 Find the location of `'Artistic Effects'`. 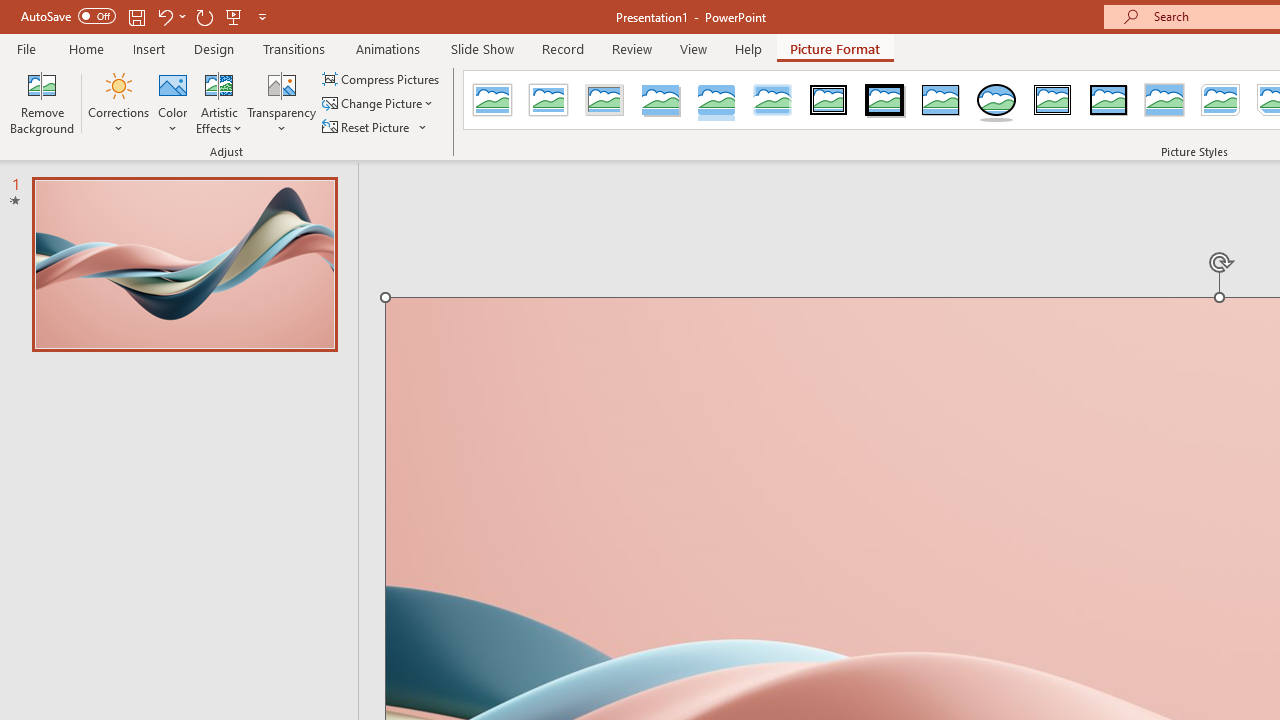

'Artistic Effects' is located at coordinates (219, 103).